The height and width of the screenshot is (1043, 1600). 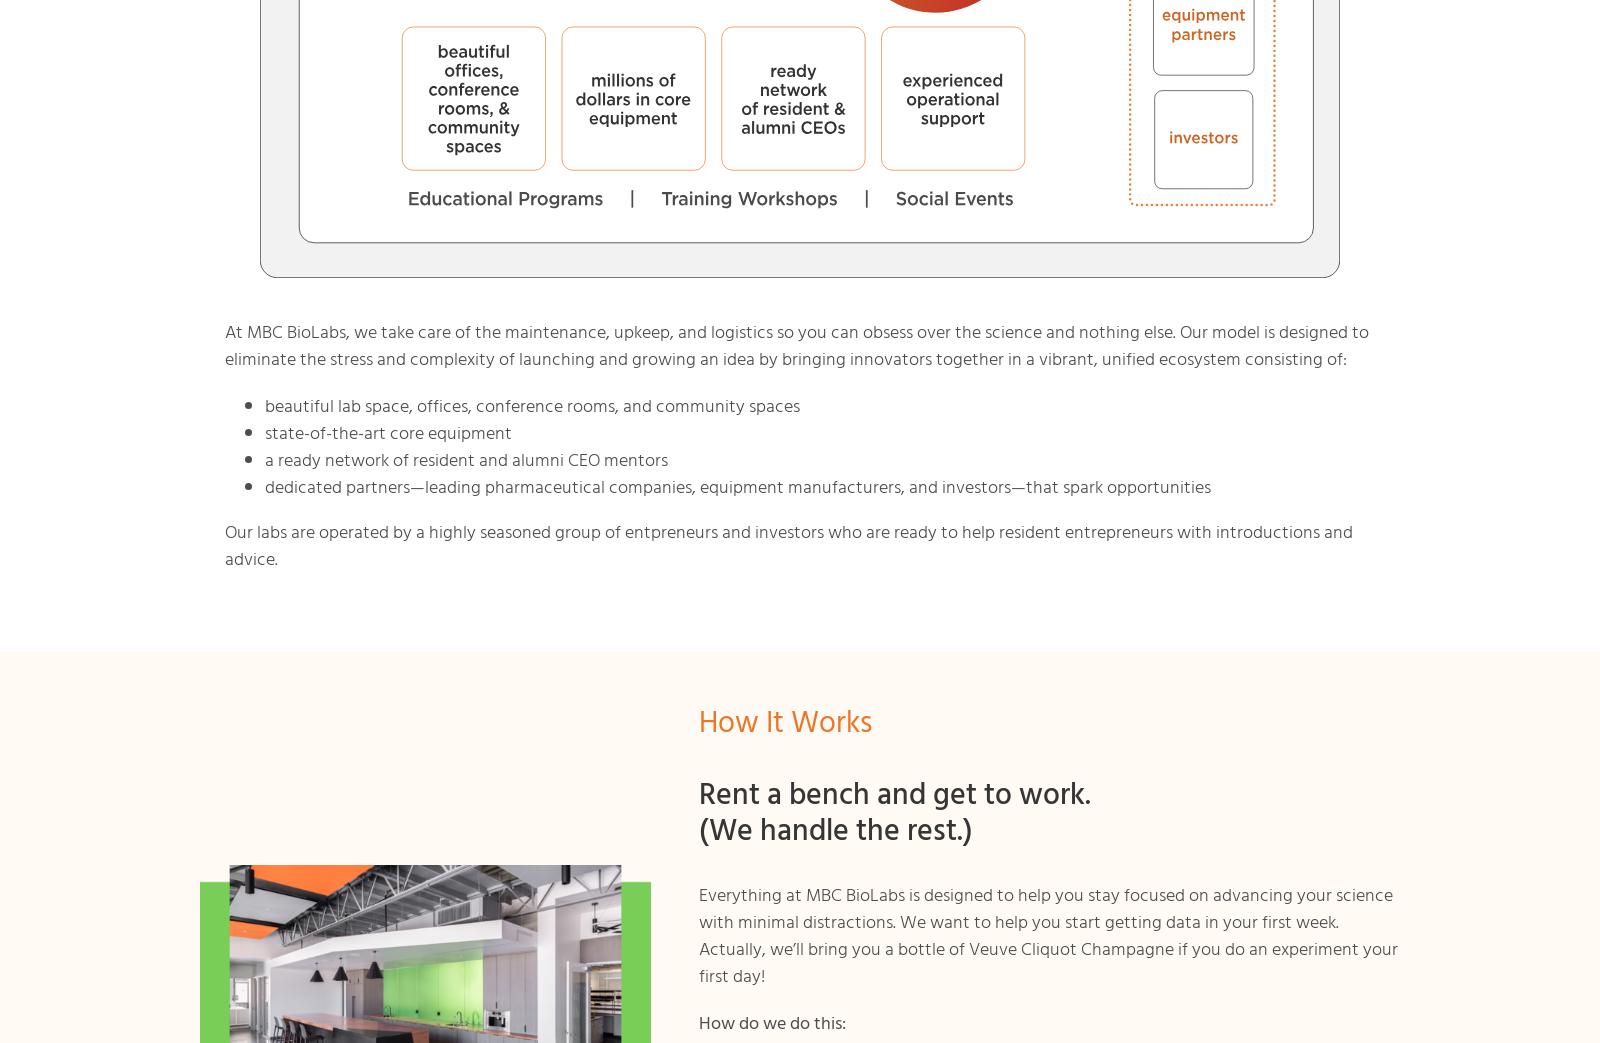 What do you see at coordinates (736, 485) in the screenshot?
I see `'dedicated partners—leading pharmaceutical companies, equipment manufacturers, and investors—that spark opportunities'` at bounding box center [736, 485].